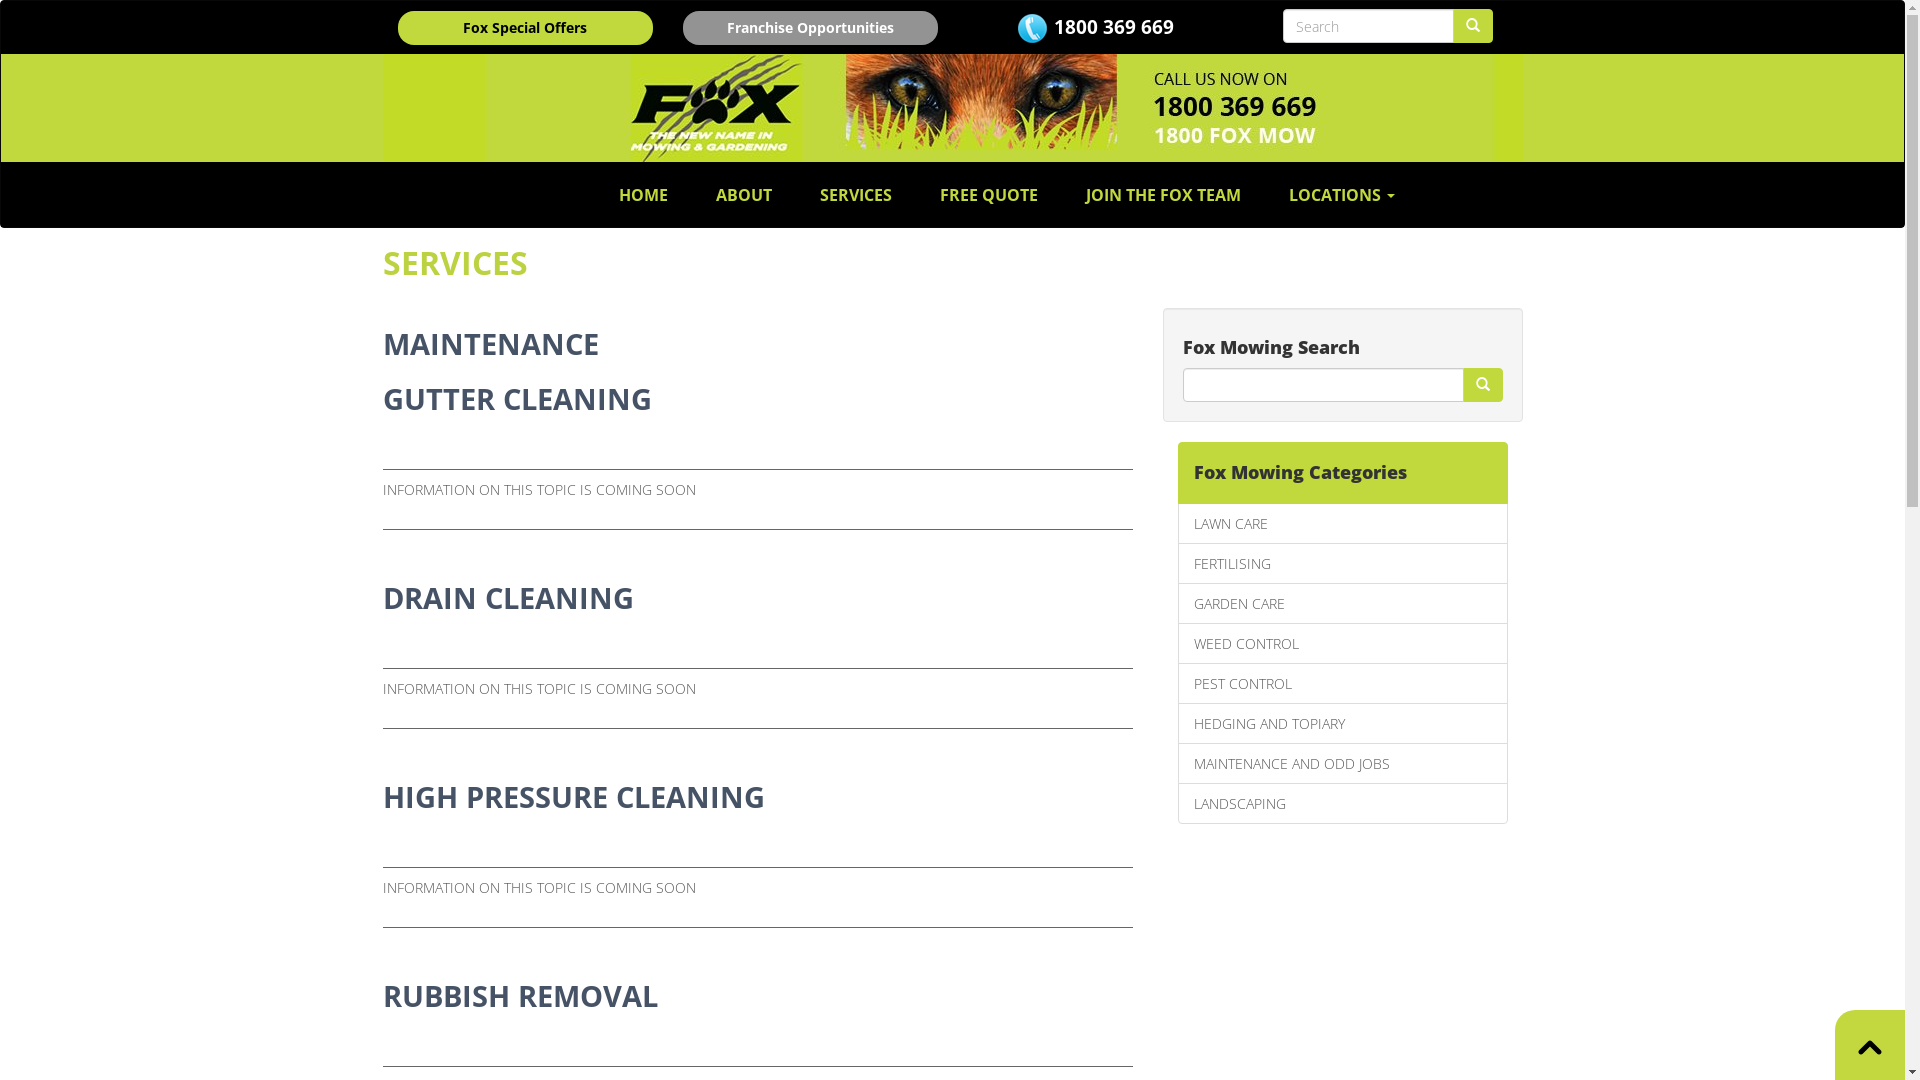 The width and height of the screenshot is (1920, 1080). What do you see at coordinates (855, 195) in the screenshot?
I see `'SERVICES'` at bounding box center [855, 195].